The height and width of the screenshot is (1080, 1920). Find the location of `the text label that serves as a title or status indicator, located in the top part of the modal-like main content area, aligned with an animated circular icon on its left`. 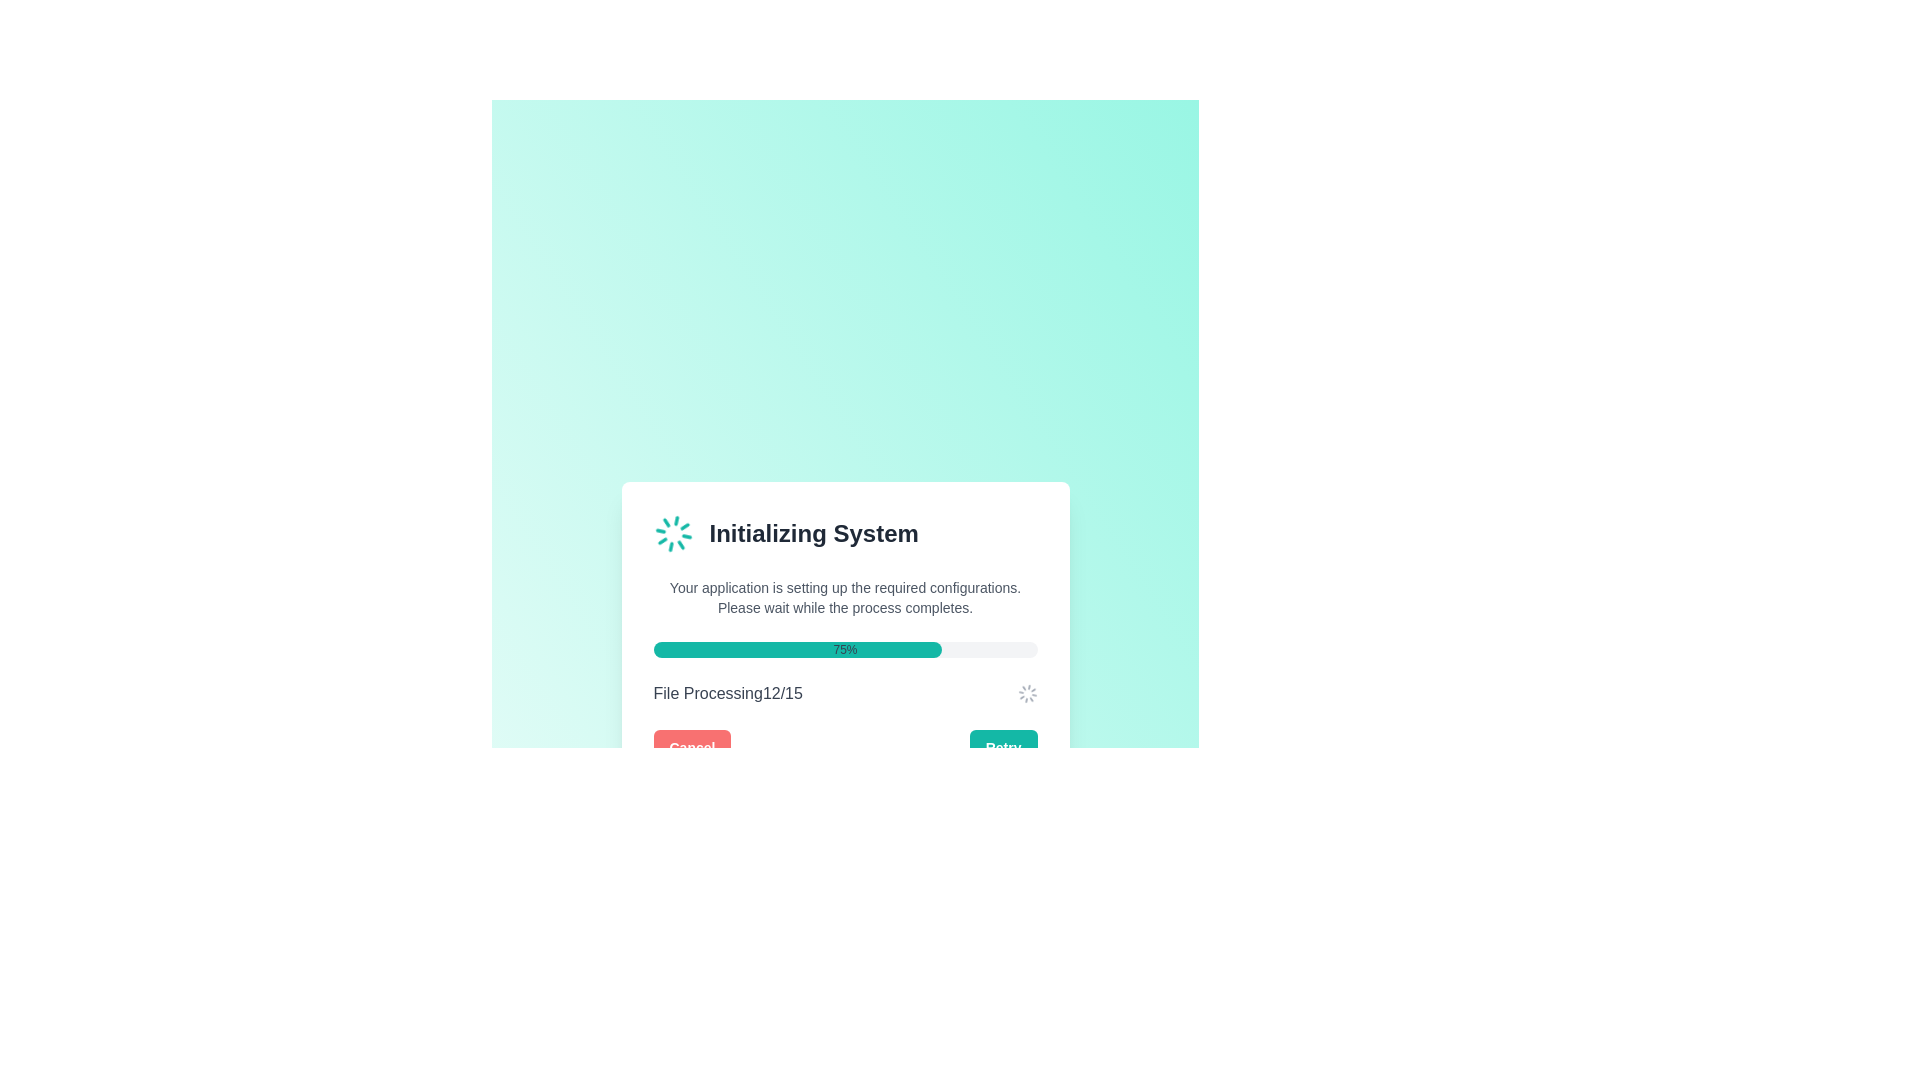

the text label that serves as a title or status indicator, located in the top part of the modal-like main content area, aligned with an animated circular icon on its left is located at coordinates (814, 532).